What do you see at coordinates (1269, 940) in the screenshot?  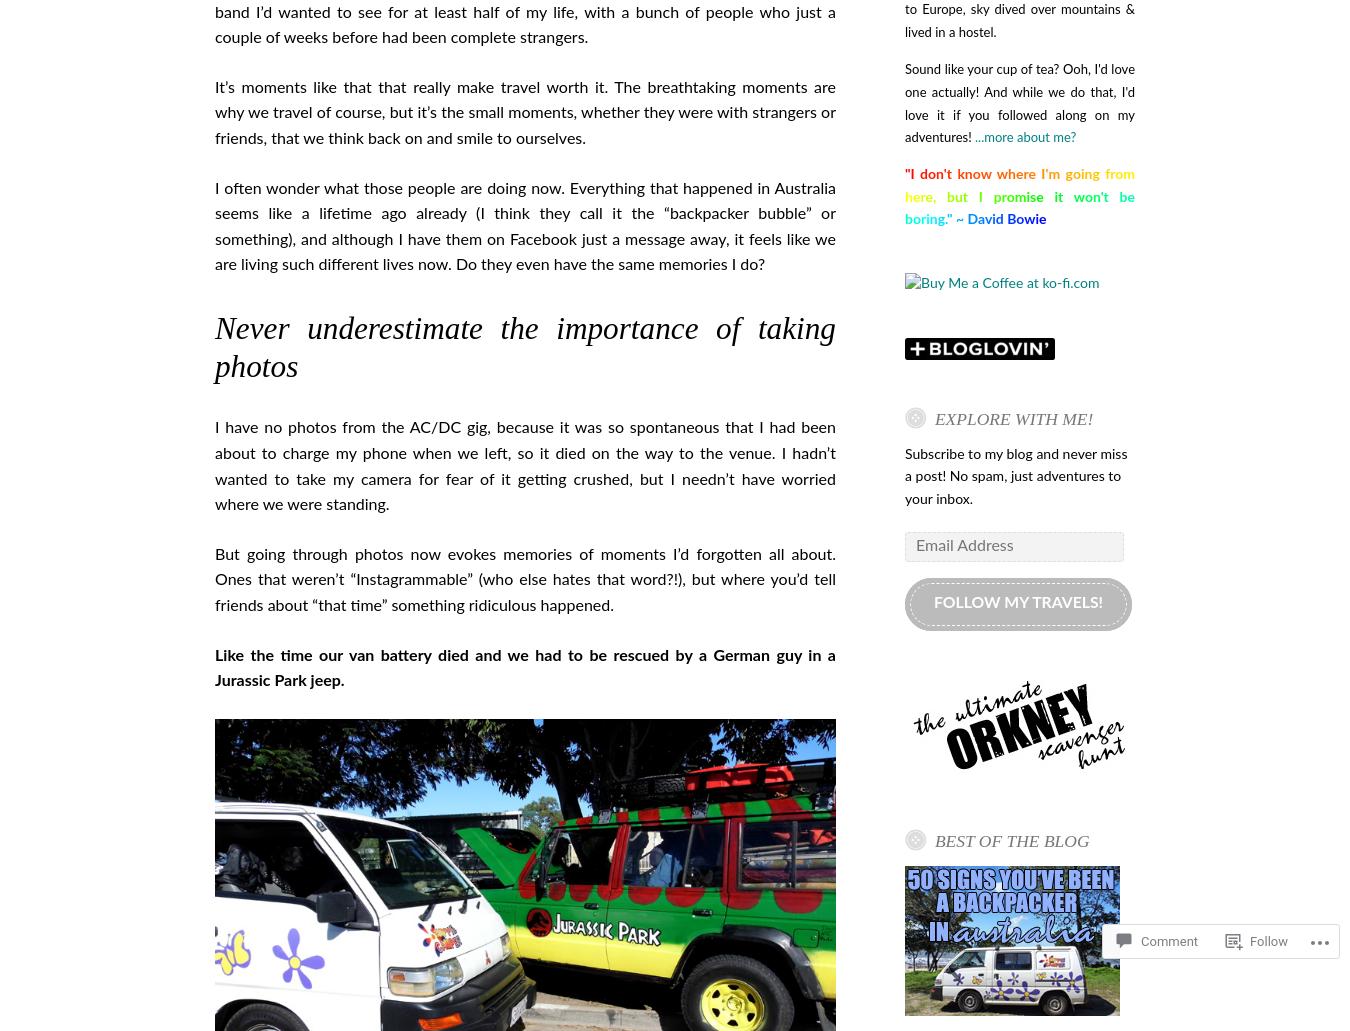 I see `'Follow'` at bounding box center [1269, 940].